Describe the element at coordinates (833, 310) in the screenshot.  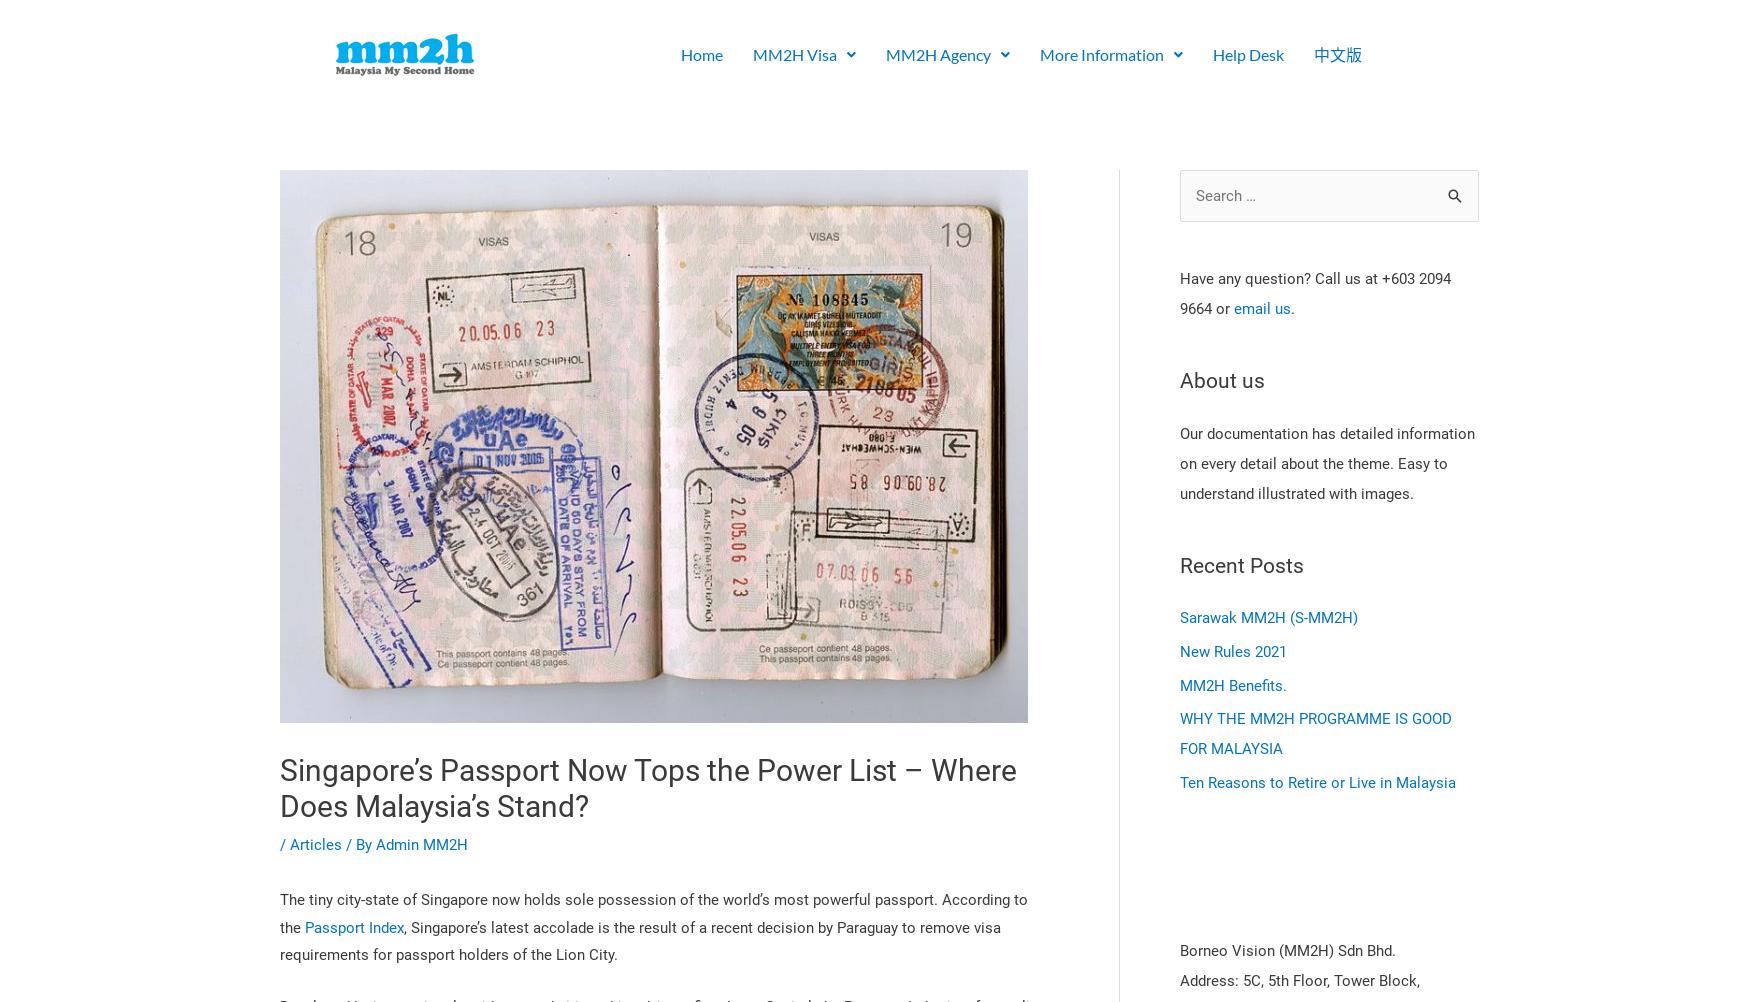
I see `'Frequently Asked Questions'` at that location.